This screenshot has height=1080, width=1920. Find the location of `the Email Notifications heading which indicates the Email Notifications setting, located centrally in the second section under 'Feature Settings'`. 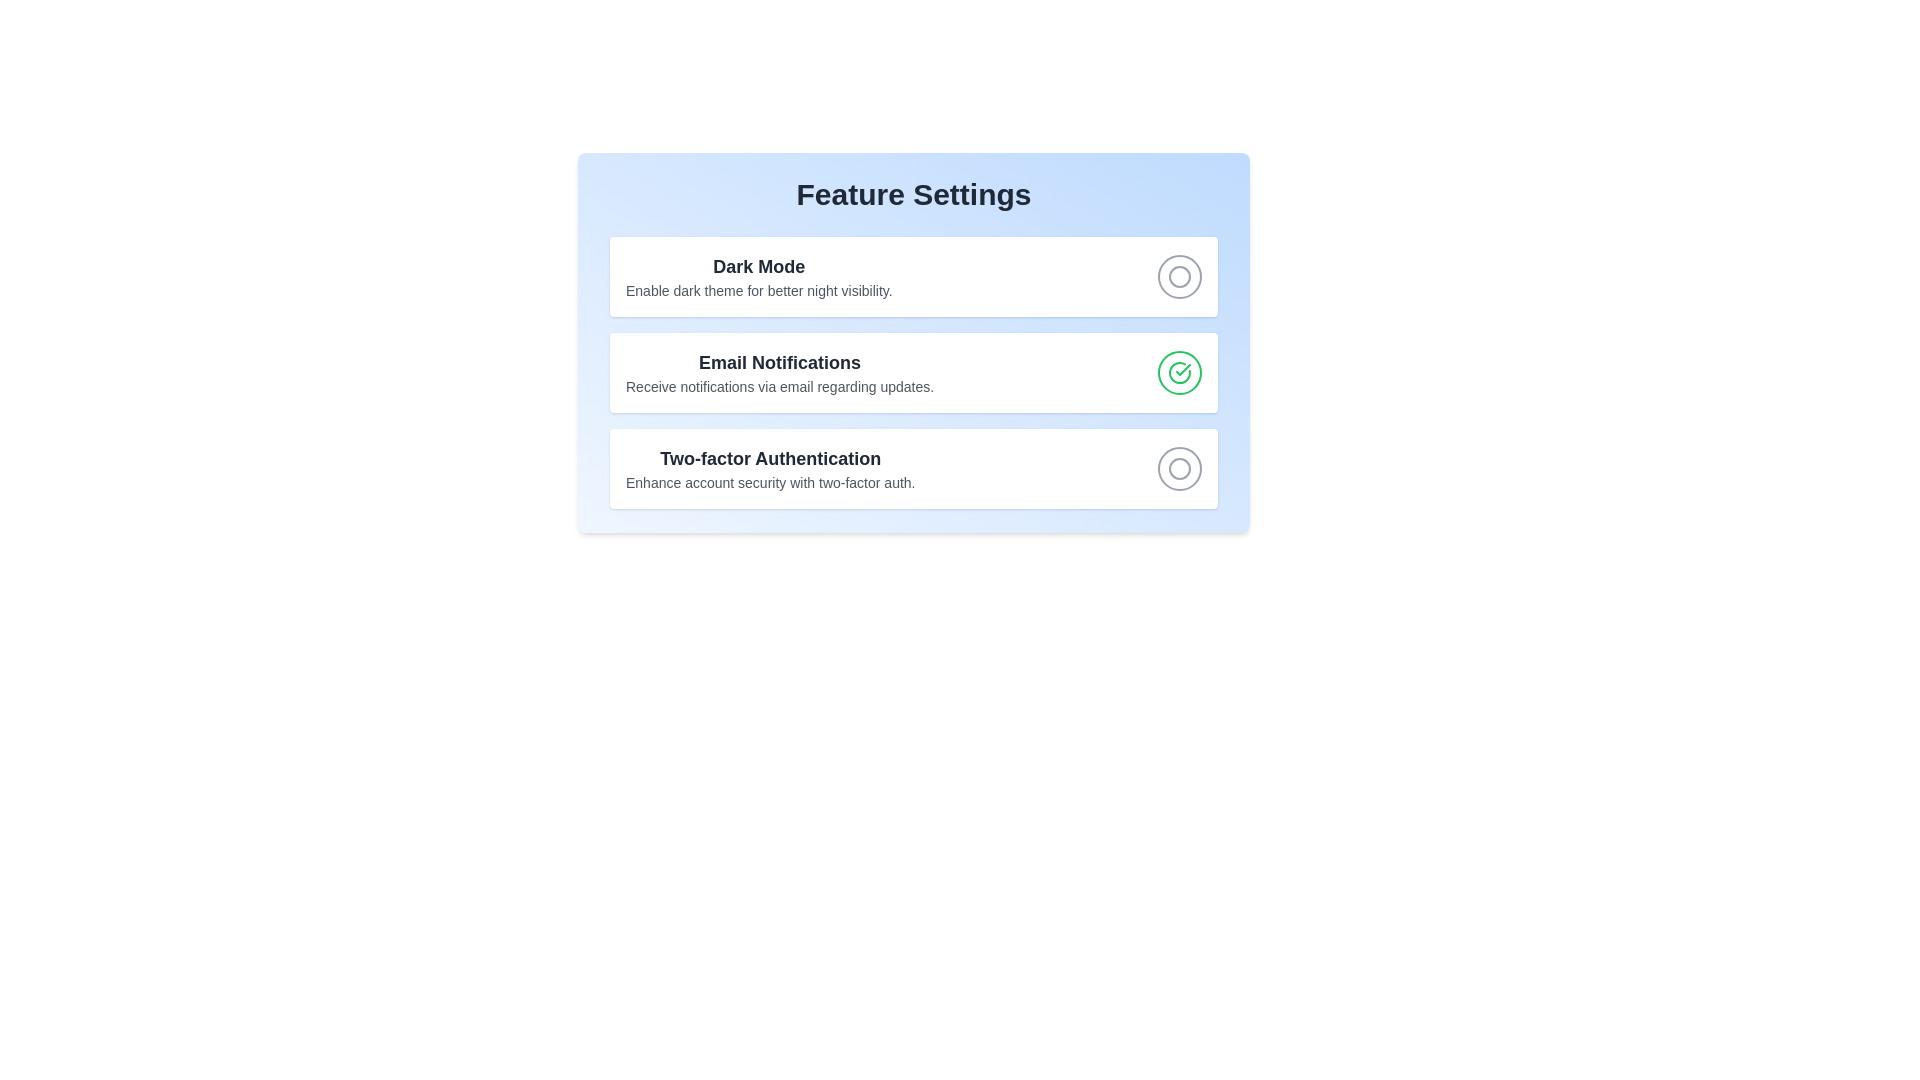

the Email Notifications heading which indicates the Email Notifications setting, located centrally in the second section under 'Feature Settings' is located at coordinates (779, 362).